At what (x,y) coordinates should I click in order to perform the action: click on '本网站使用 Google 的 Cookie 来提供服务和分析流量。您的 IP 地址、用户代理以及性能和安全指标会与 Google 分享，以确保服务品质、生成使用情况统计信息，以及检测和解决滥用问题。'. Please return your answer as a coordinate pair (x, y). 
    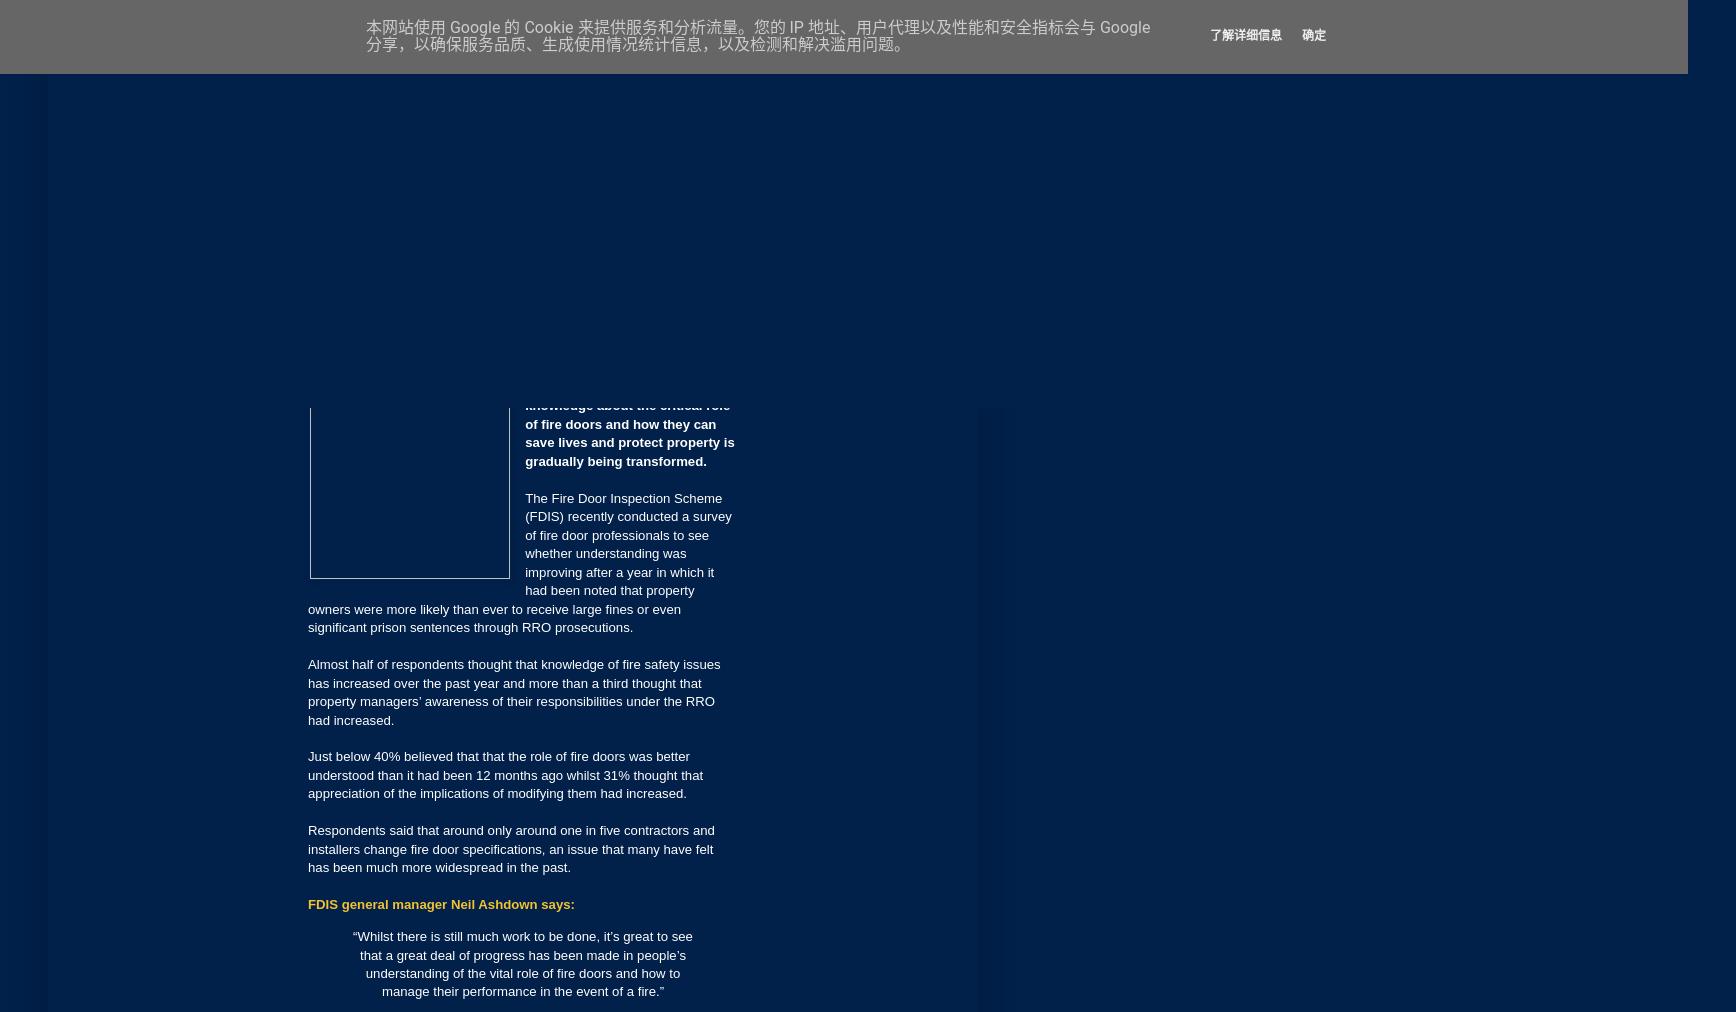
    Looking at the image, I should click on (757, 34).